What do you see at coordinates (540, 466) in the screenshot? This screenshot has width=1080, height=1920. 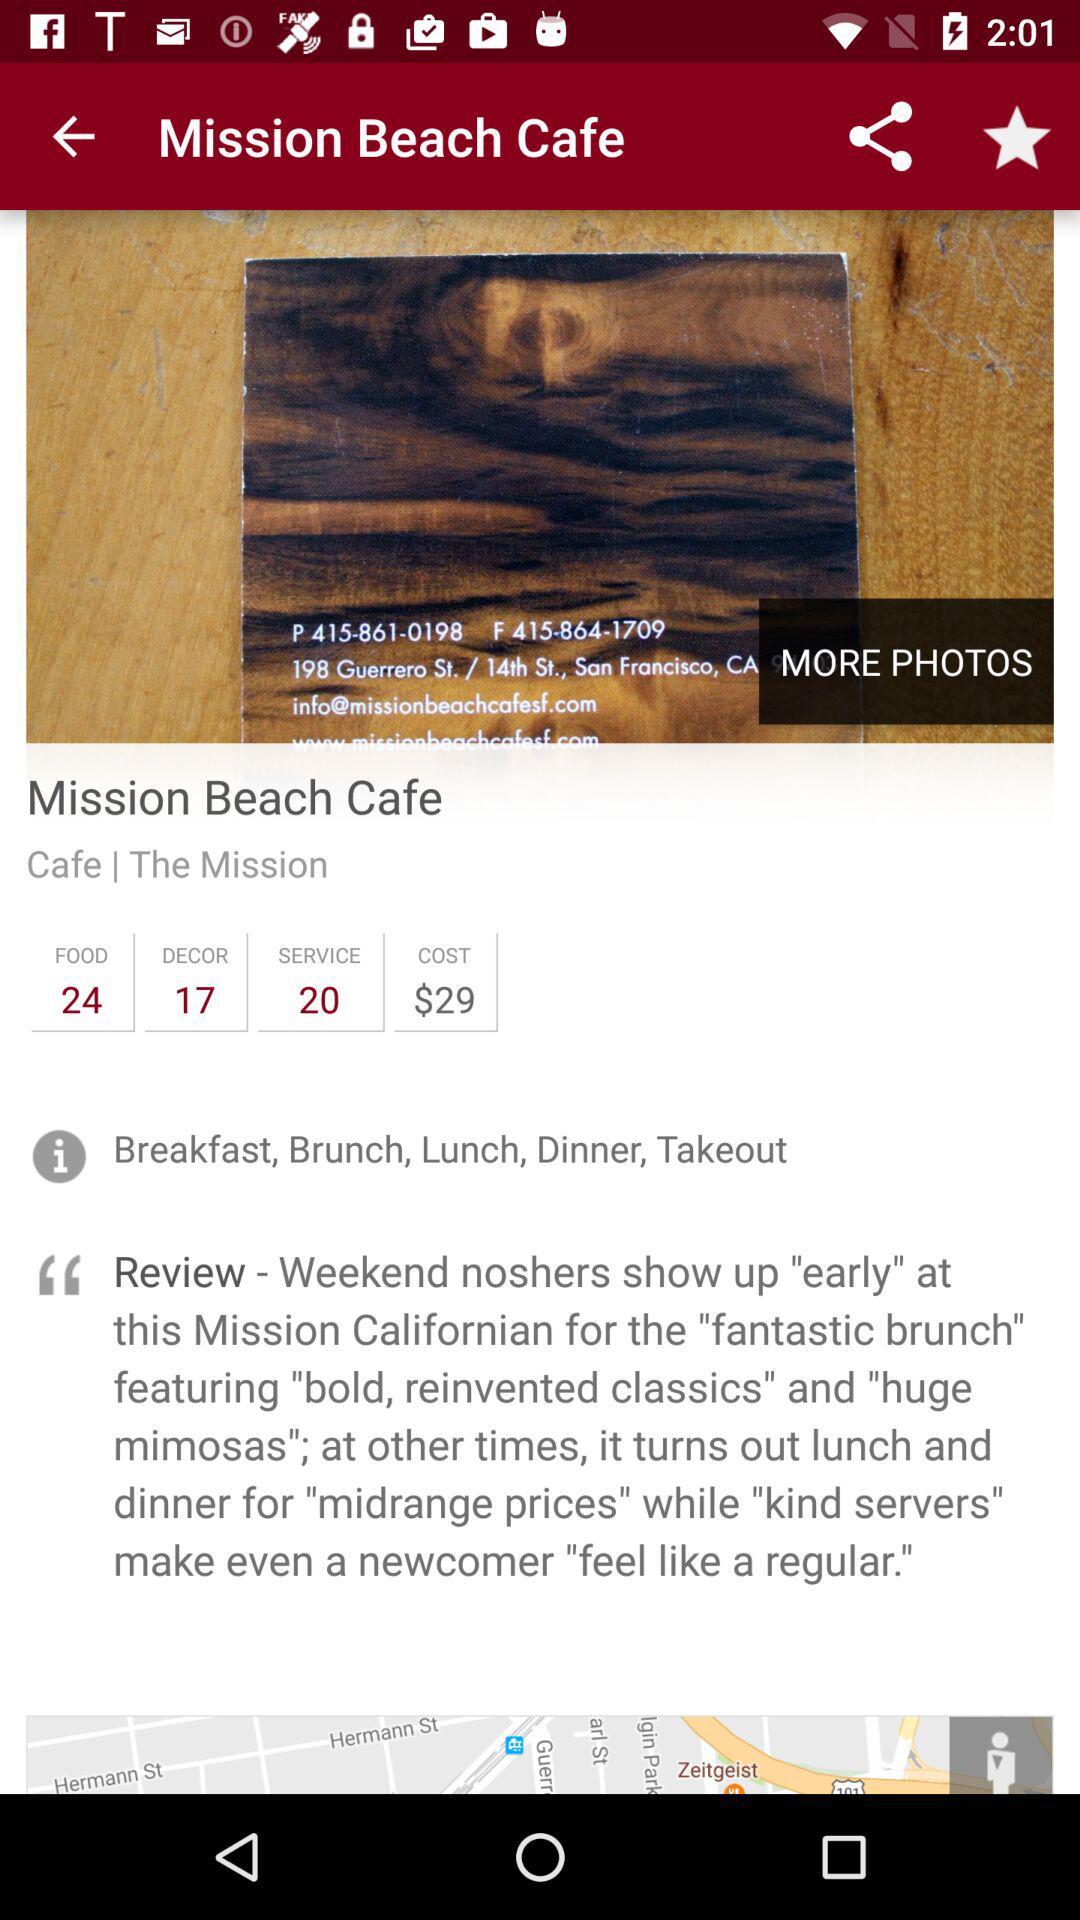 I see `the icon above mission beach cafe` at bounding box center [540, 466].